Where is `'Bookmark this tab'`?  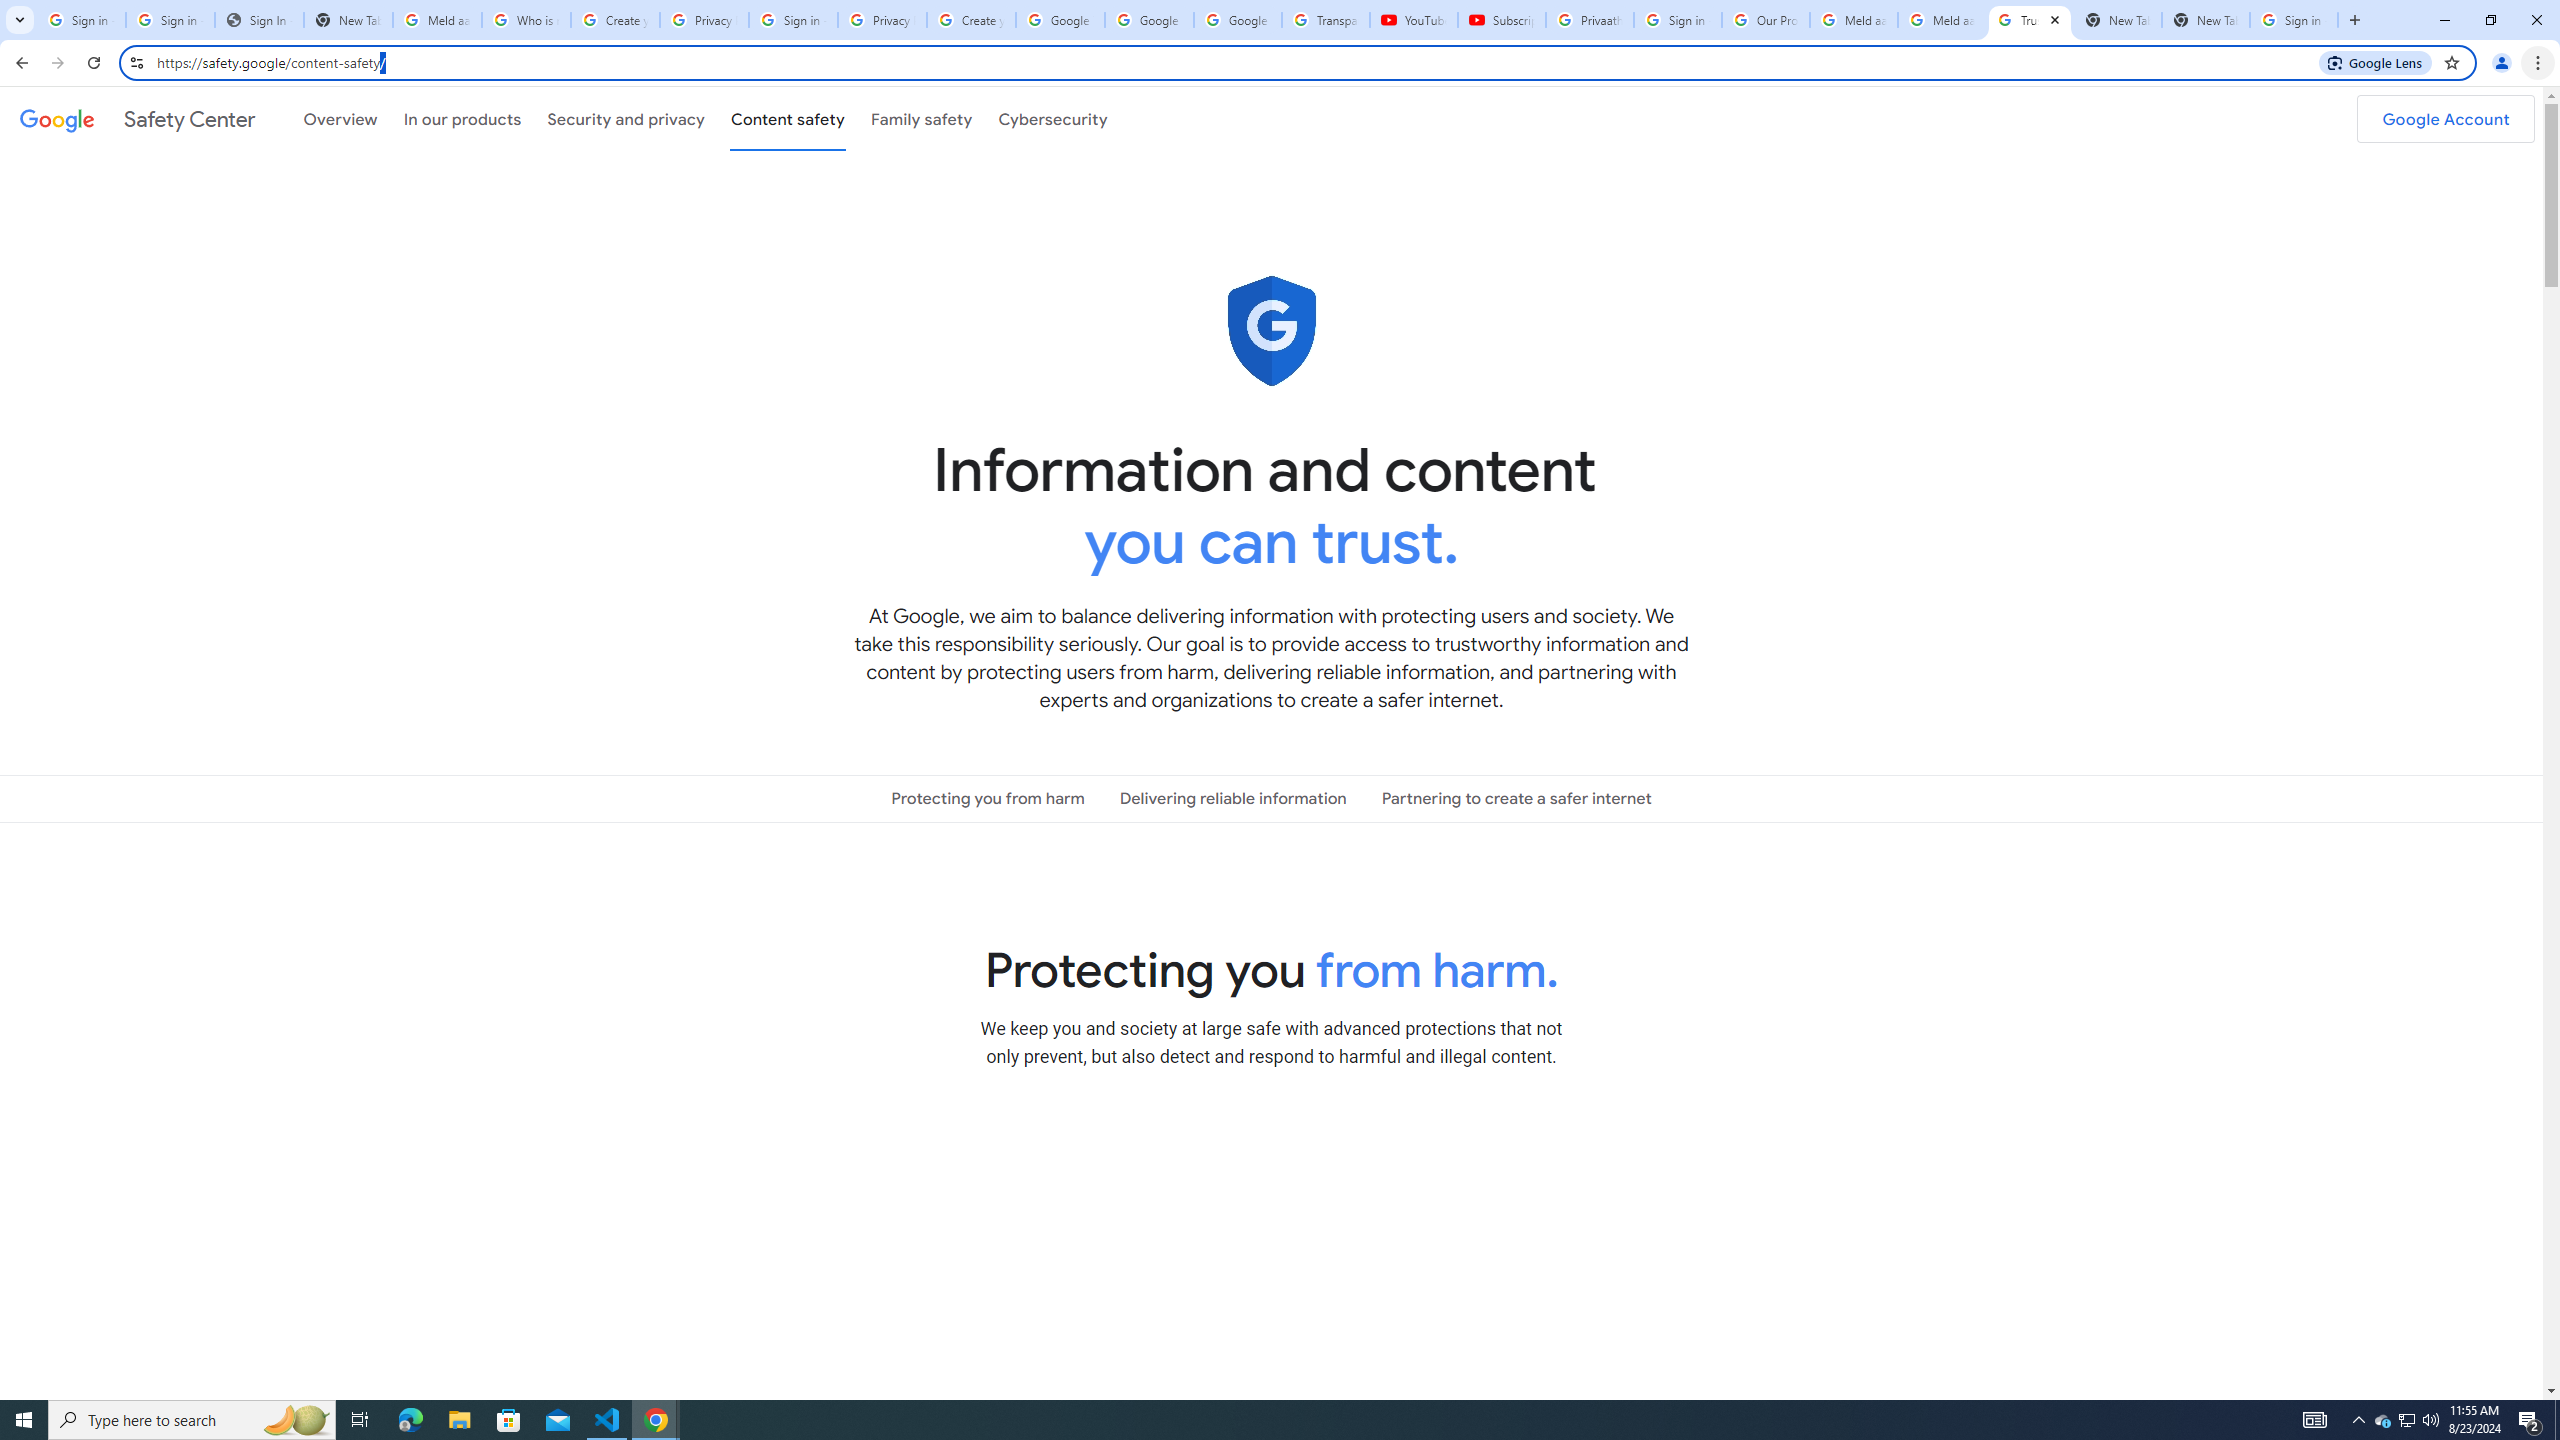
'Bookmark this tab' is located at coordinates (2450, 61).